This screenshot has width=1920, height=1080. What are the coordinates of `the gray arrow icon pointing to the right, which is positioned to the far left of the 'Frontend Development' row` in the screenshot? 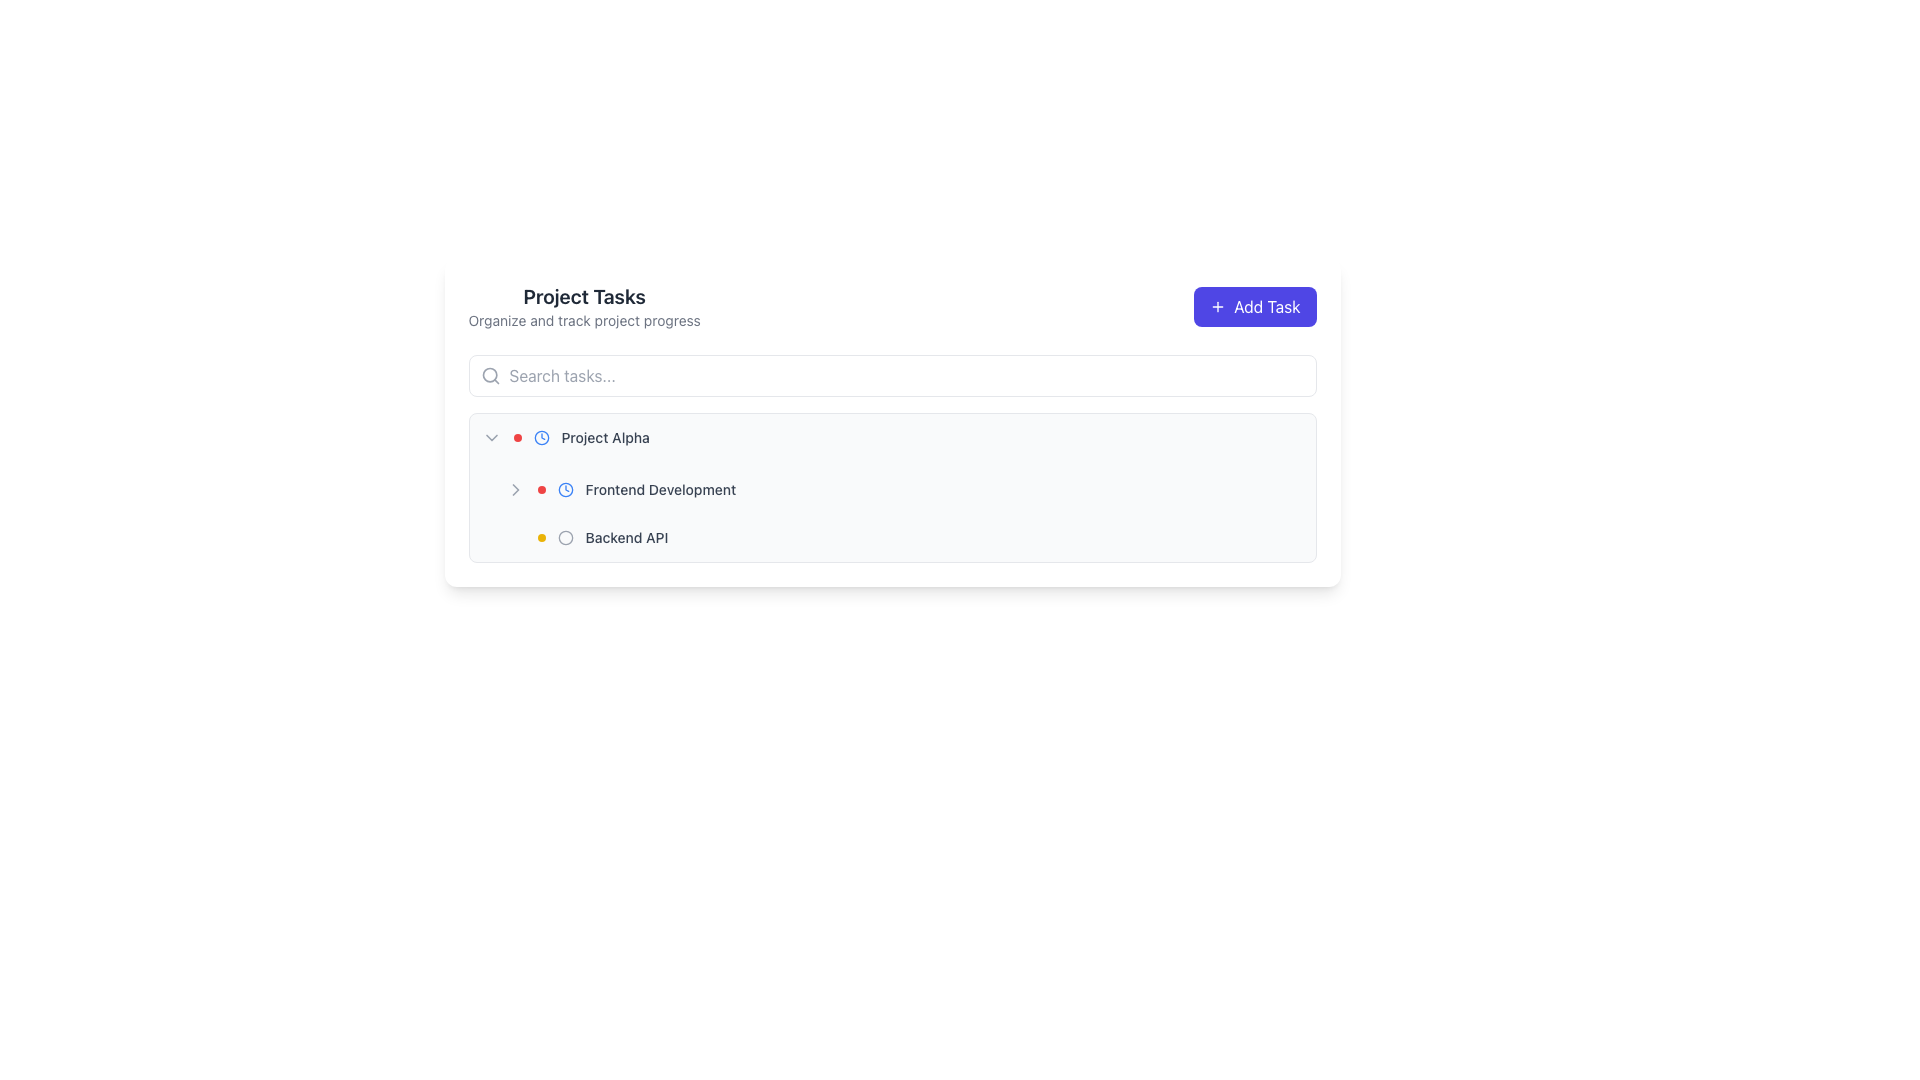 It's located at (515, 489).